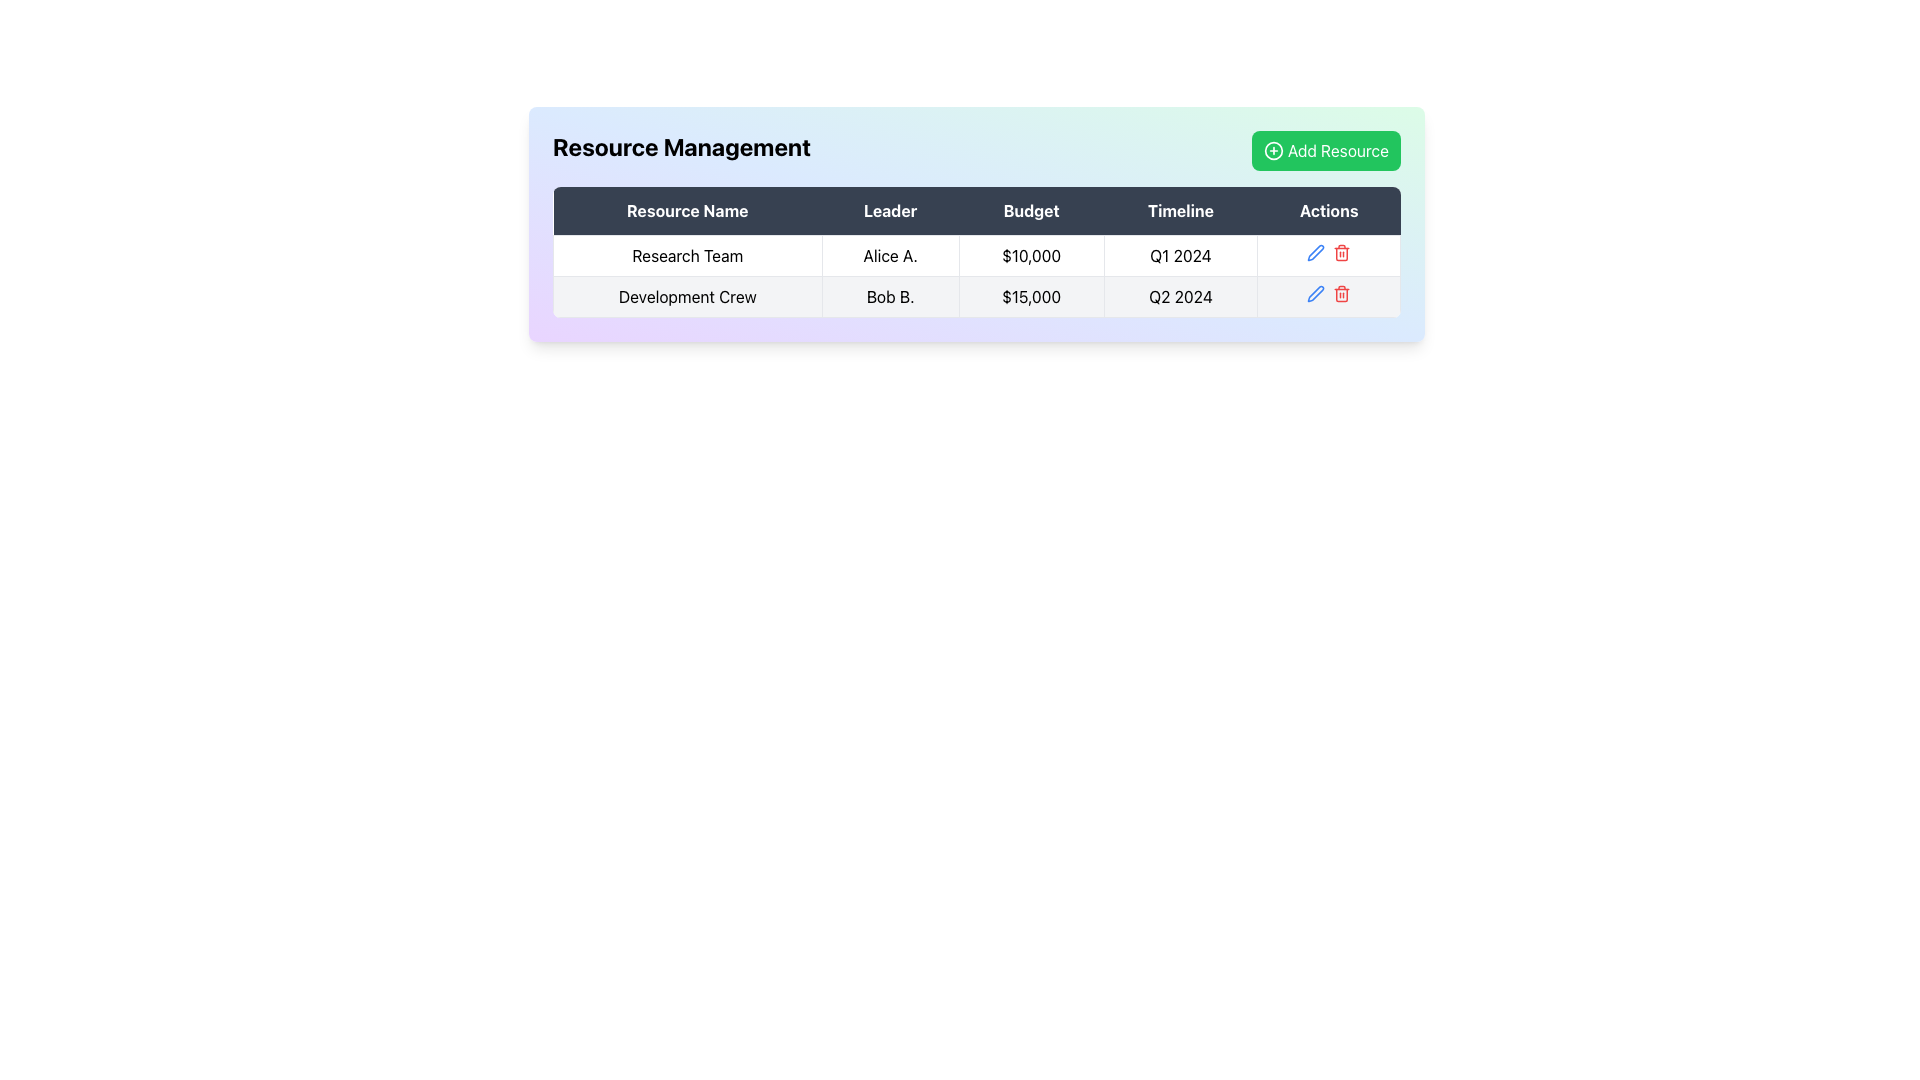 This screenshot has width=1920, height=1080. Describe the element at coordinates (1316, 252) in the screenshot. I see `the pen icon located in the 'Actions' column of the second row of the table in the Resource Management interface` at that location.